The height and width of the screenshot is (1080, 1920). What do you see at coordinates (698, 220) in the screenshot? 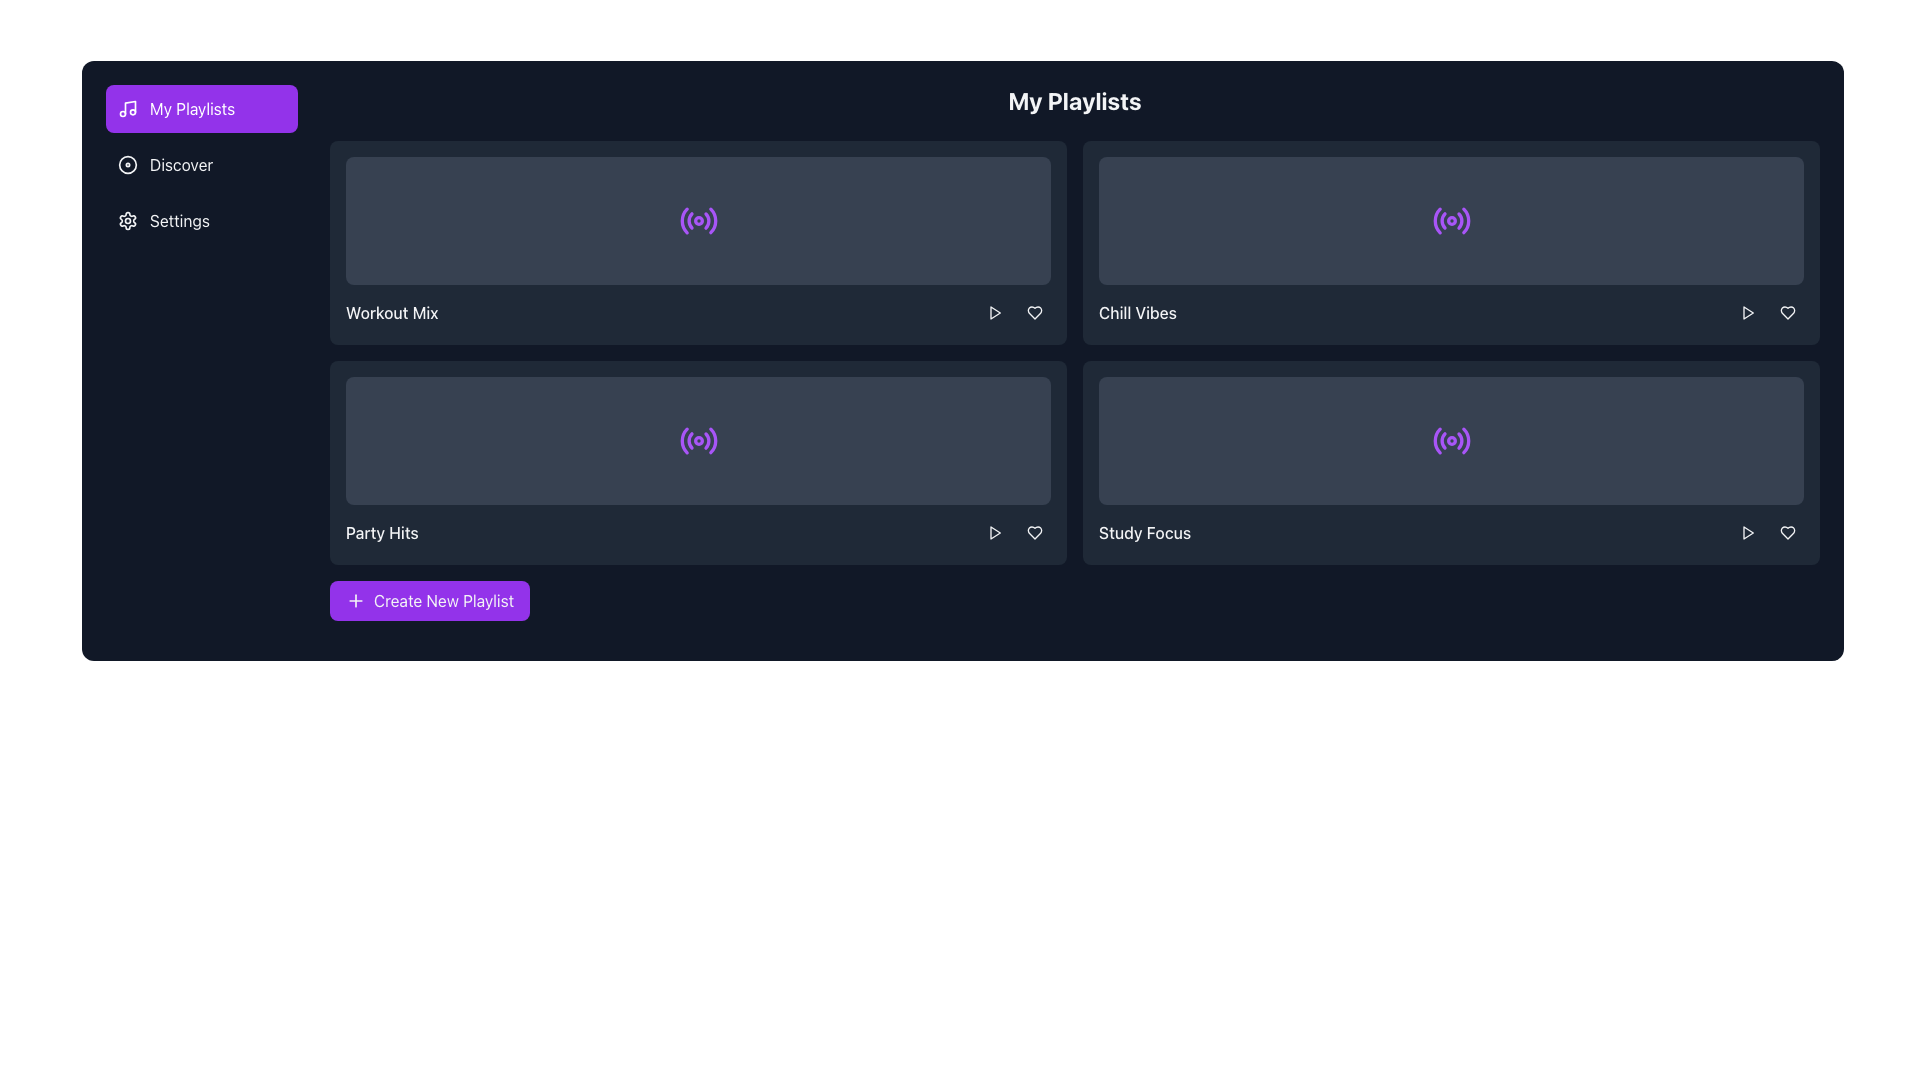
I see `the dark gray rectangular block labeled 'Workout Mix' in the 'My Playlists' section` at bounding box center [698, 220].